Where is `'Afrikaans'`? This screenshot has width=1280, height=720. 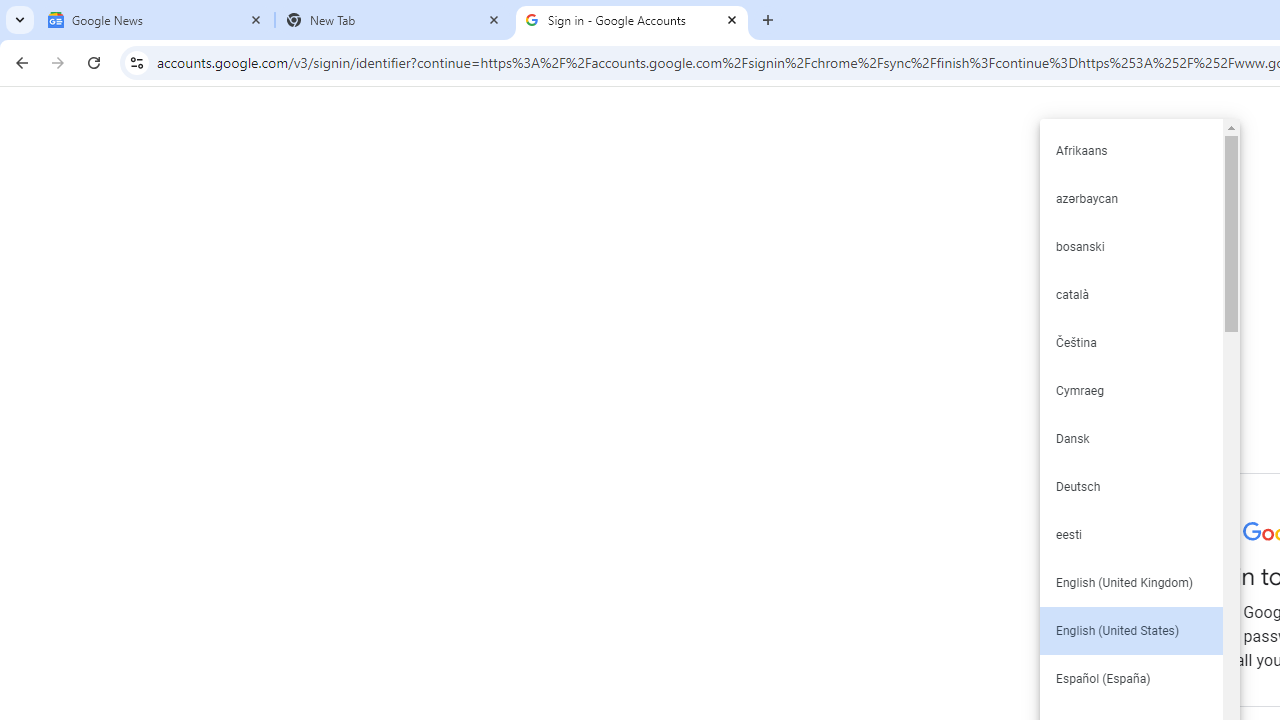 'Afrikaans' is located at coordinates (1130, 149).